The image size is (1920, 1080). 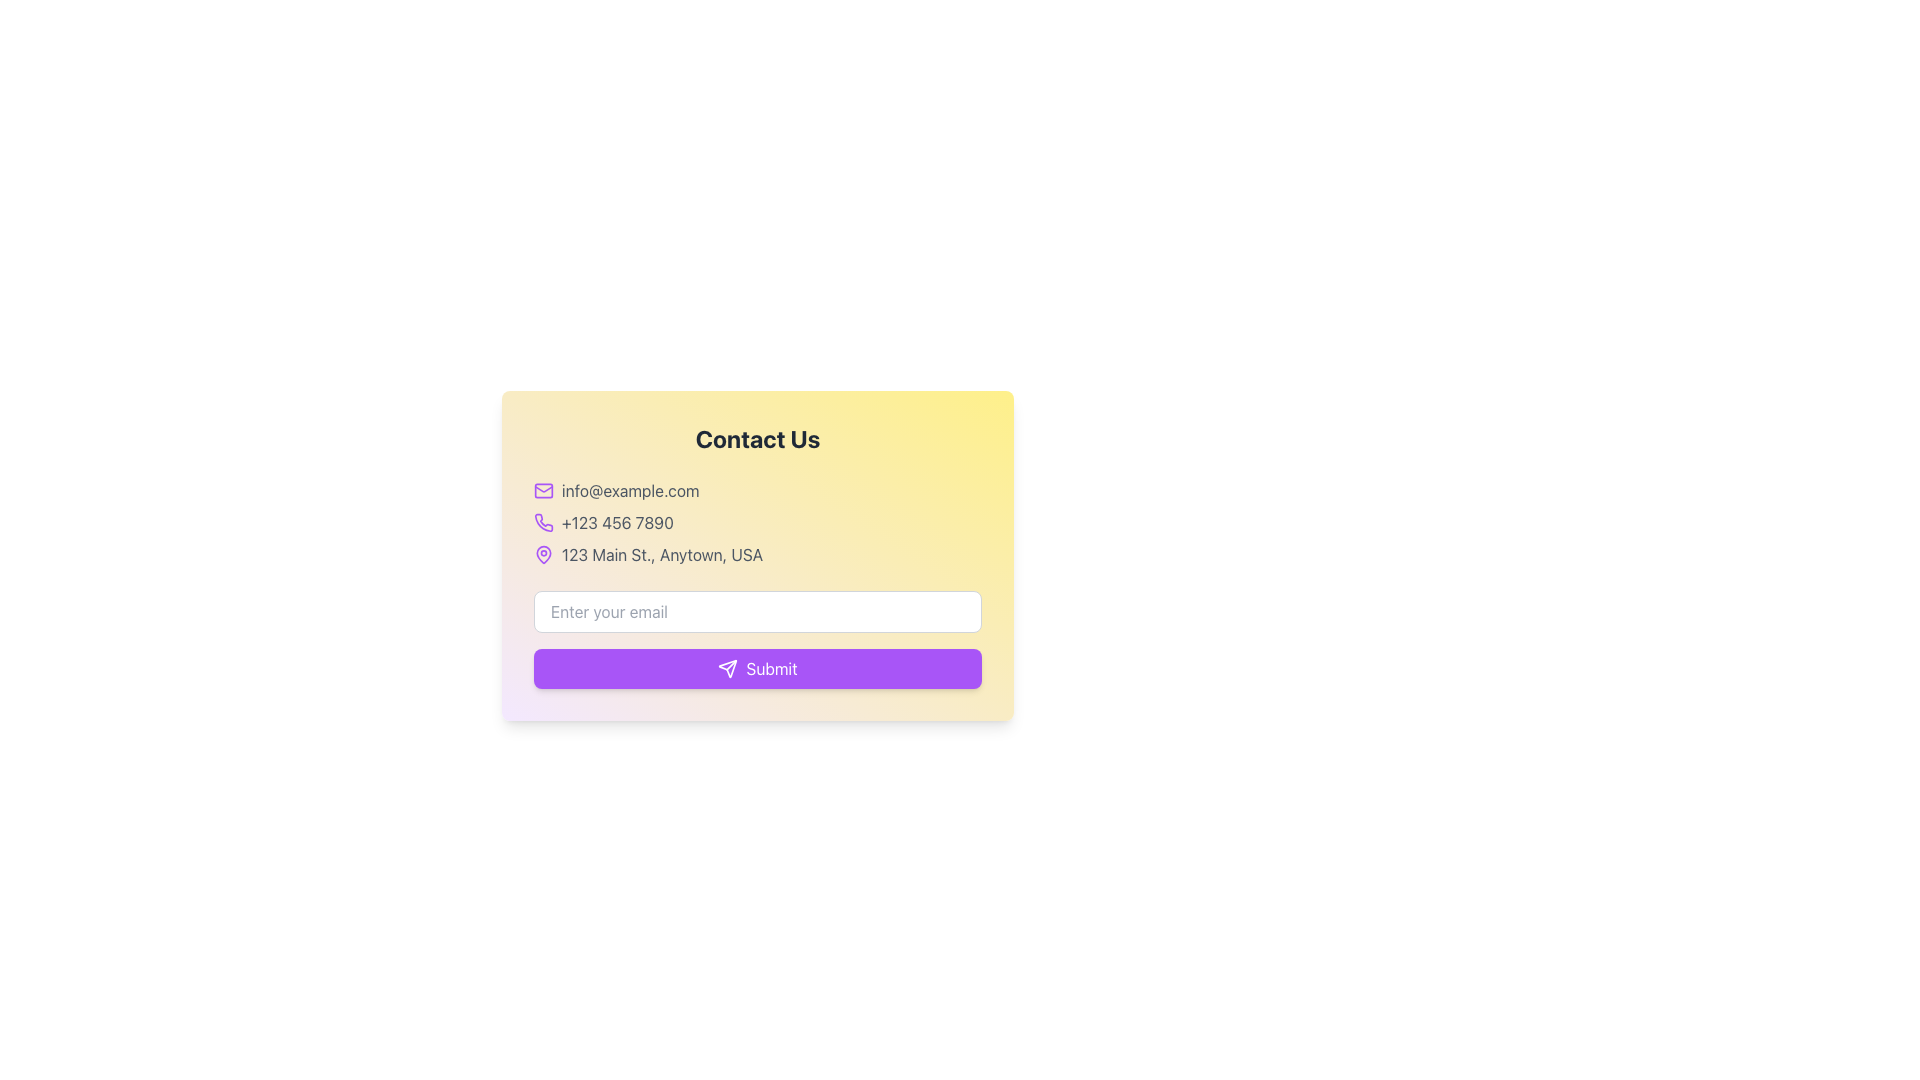 I want to click on the address icon located to the left of the text '123 Main St., Anytown, USA' in the contact information block at the bottom right of the interface, so click(x=543, y=555).